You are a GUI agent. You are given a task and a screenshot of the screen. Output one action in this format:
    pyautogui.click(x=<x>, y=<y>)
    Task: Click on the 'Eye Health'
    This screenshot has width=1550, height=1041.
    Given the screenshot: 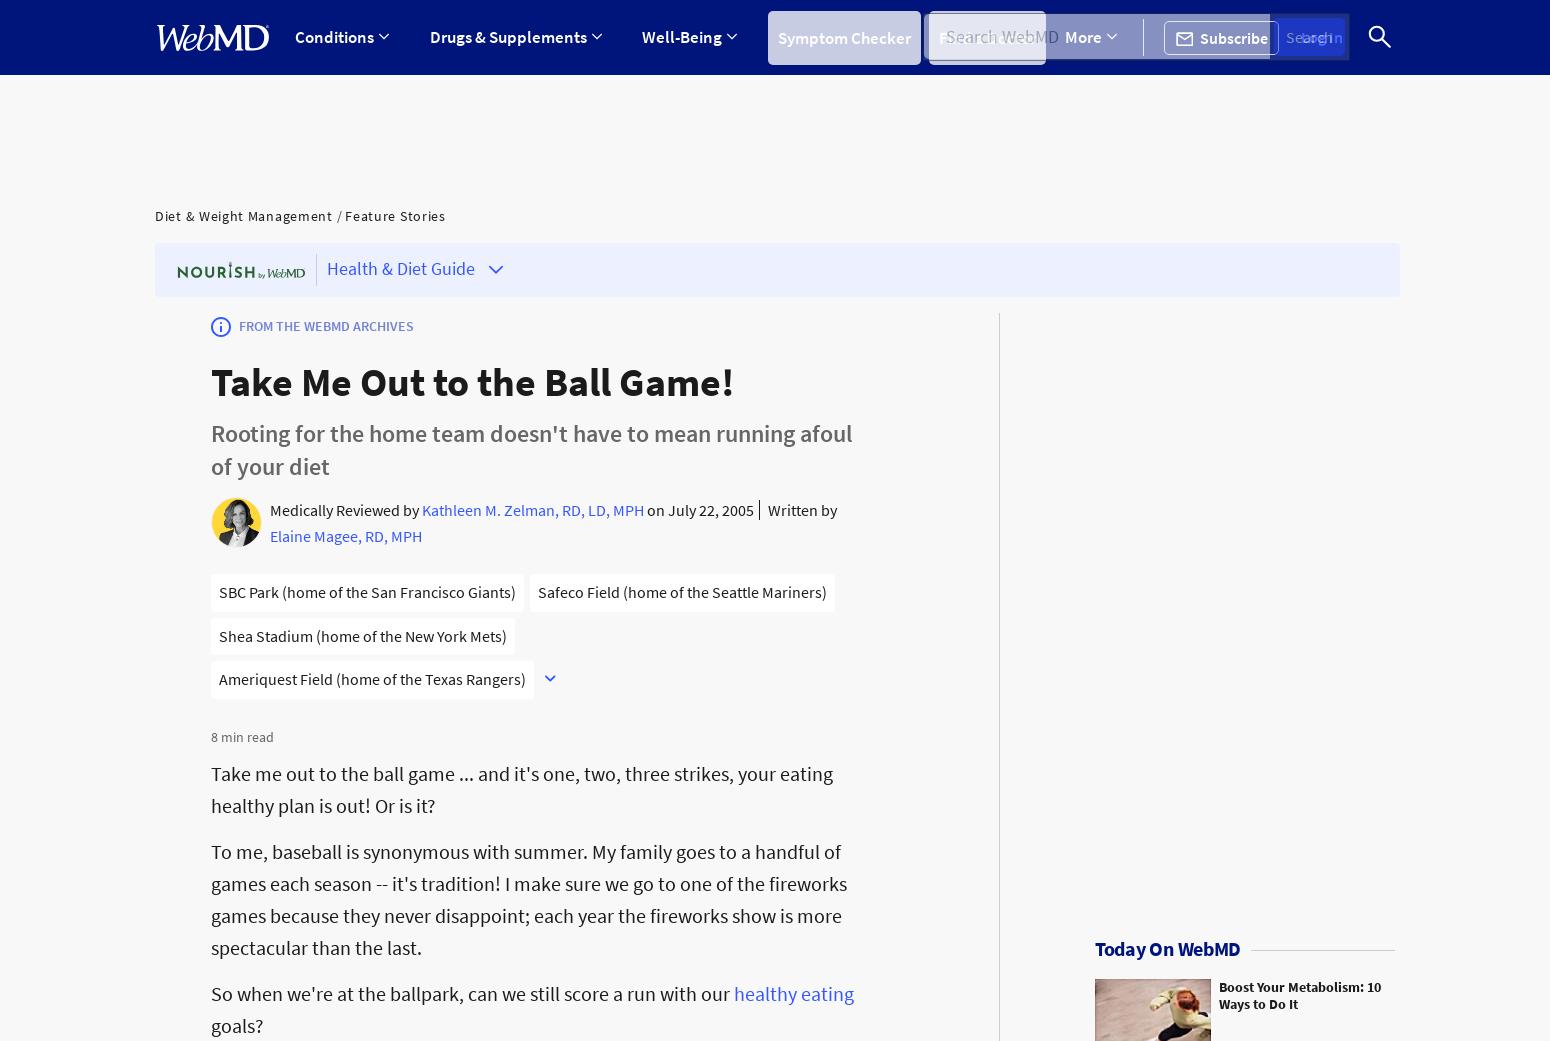 What is the action you would take?
    pyautogui.click(x=522, y=307)
    